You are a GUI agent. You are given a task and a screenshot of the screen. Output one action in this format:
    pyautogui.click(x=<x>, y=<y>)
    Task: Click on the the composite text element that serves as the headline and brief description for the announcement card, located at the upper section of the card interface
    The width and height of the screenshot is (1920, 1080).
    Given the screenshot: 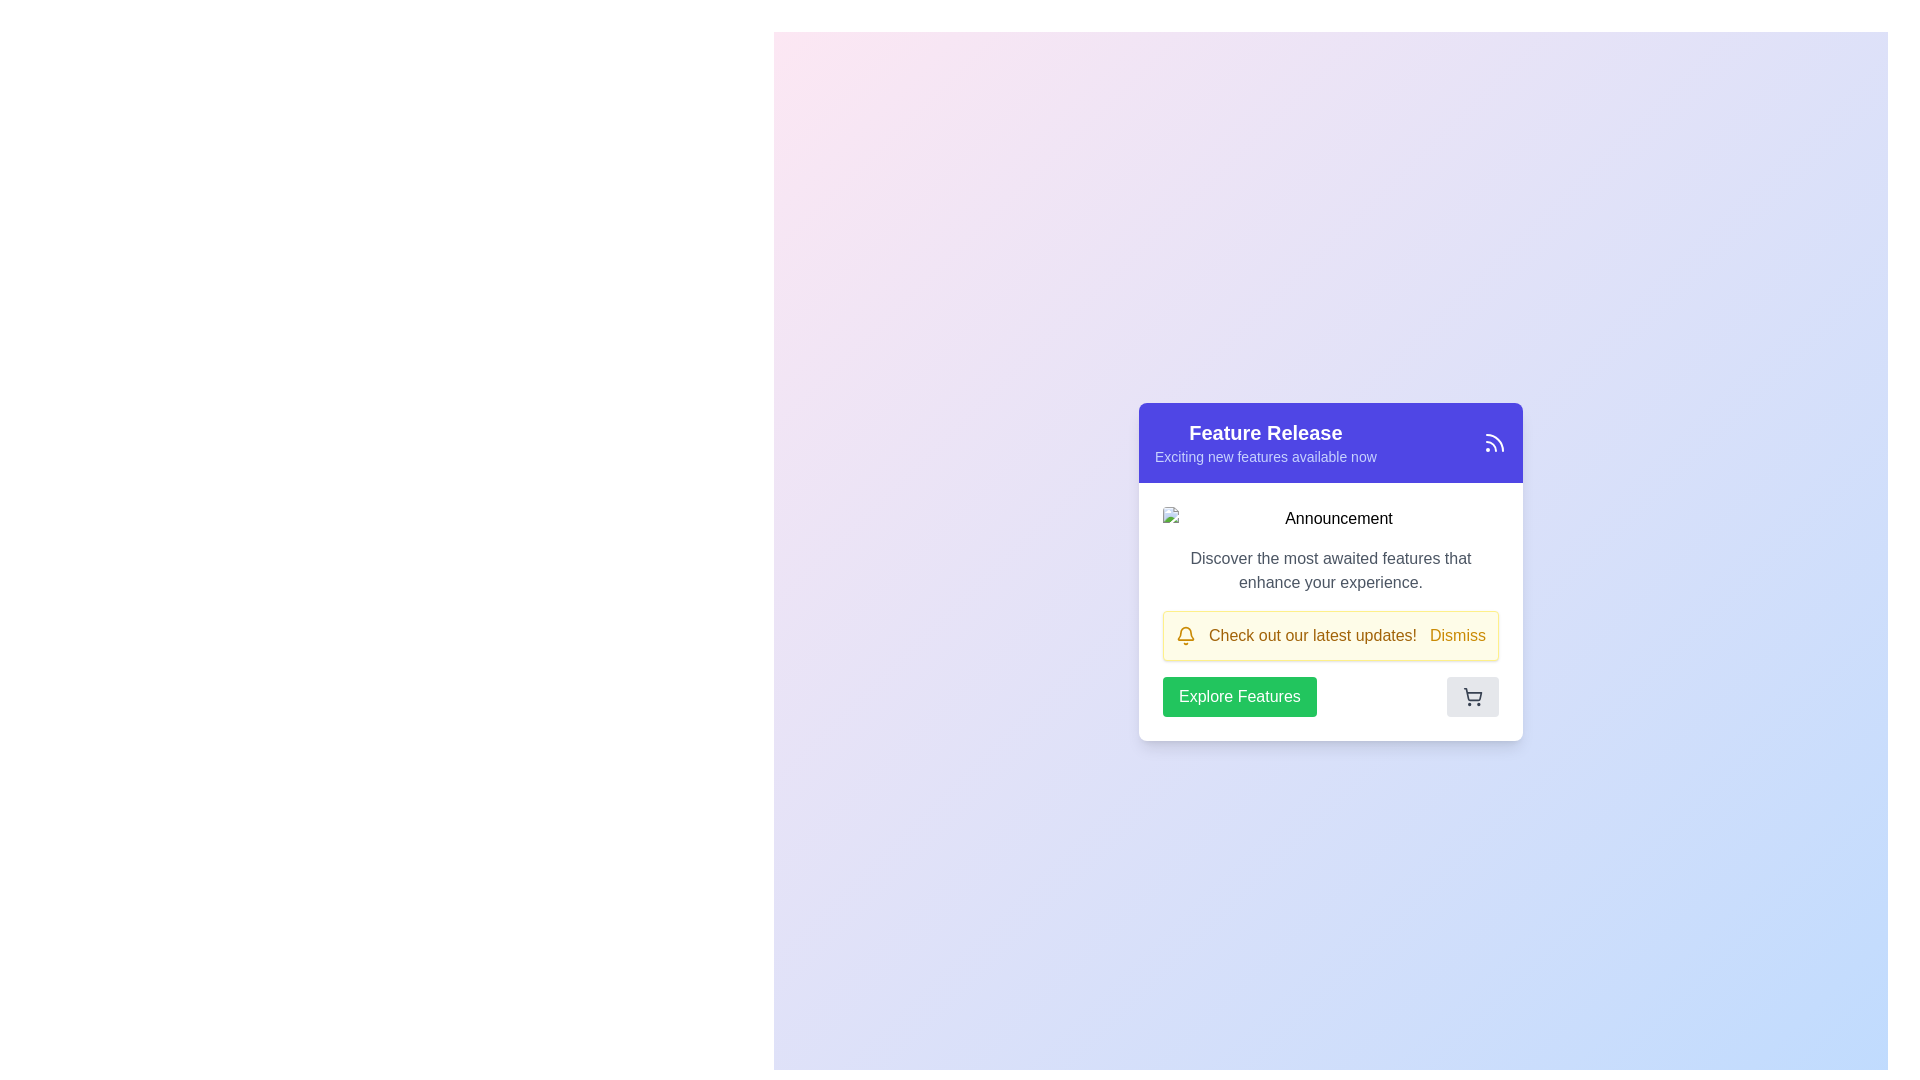 What is the action you would take?
    pyautogui.click(x=1264, y=442)
    